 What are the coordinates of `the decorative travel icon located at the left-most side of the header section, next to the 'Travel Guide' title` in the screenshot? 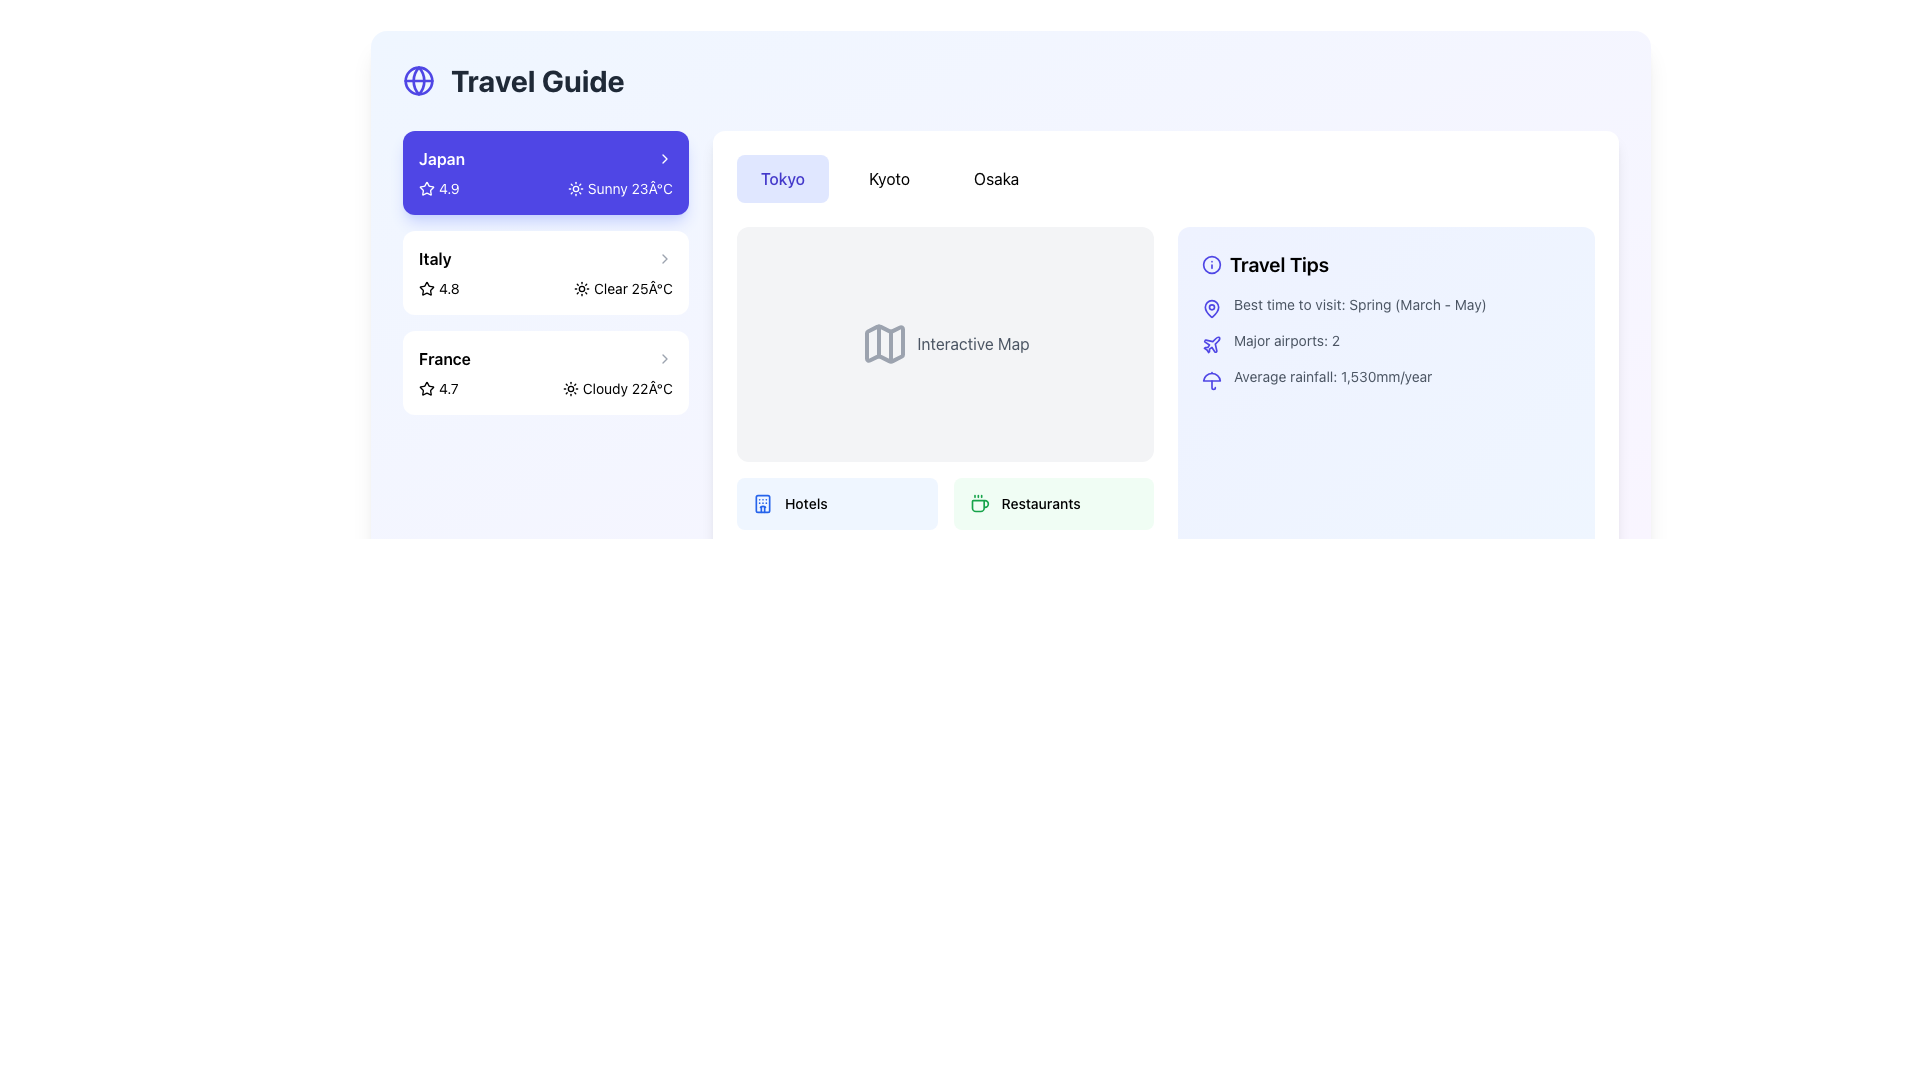 It's located at (417, 80).